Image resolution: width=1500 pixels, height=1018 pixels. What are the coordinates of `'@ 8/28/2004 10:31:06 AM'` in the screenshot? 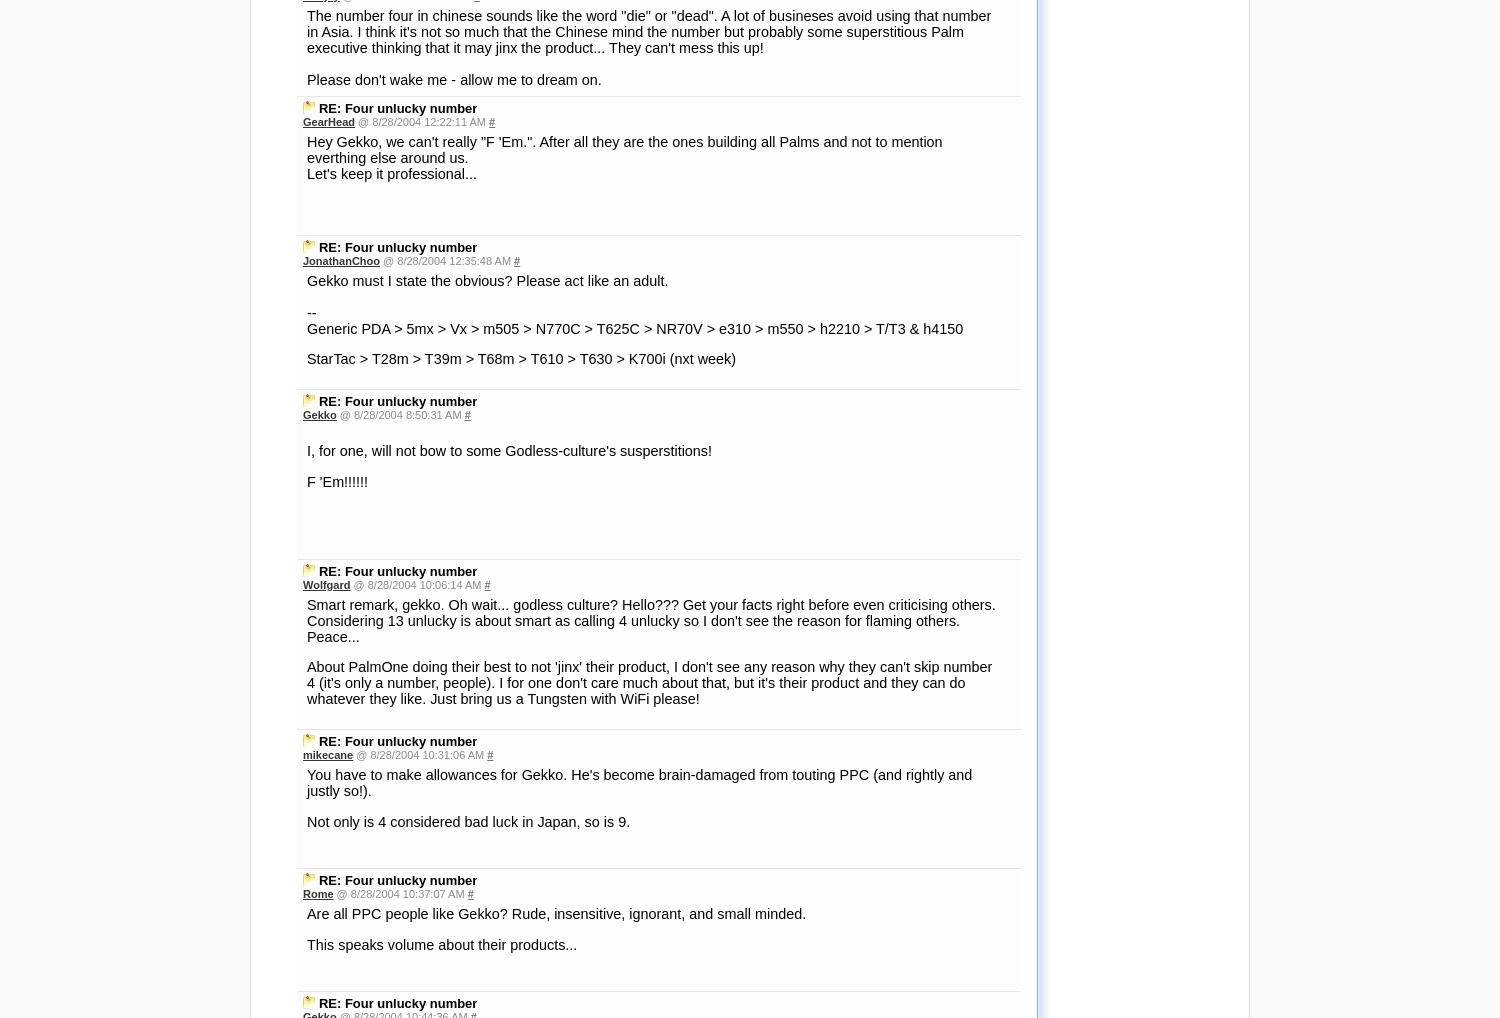 It's located at (420, 754).